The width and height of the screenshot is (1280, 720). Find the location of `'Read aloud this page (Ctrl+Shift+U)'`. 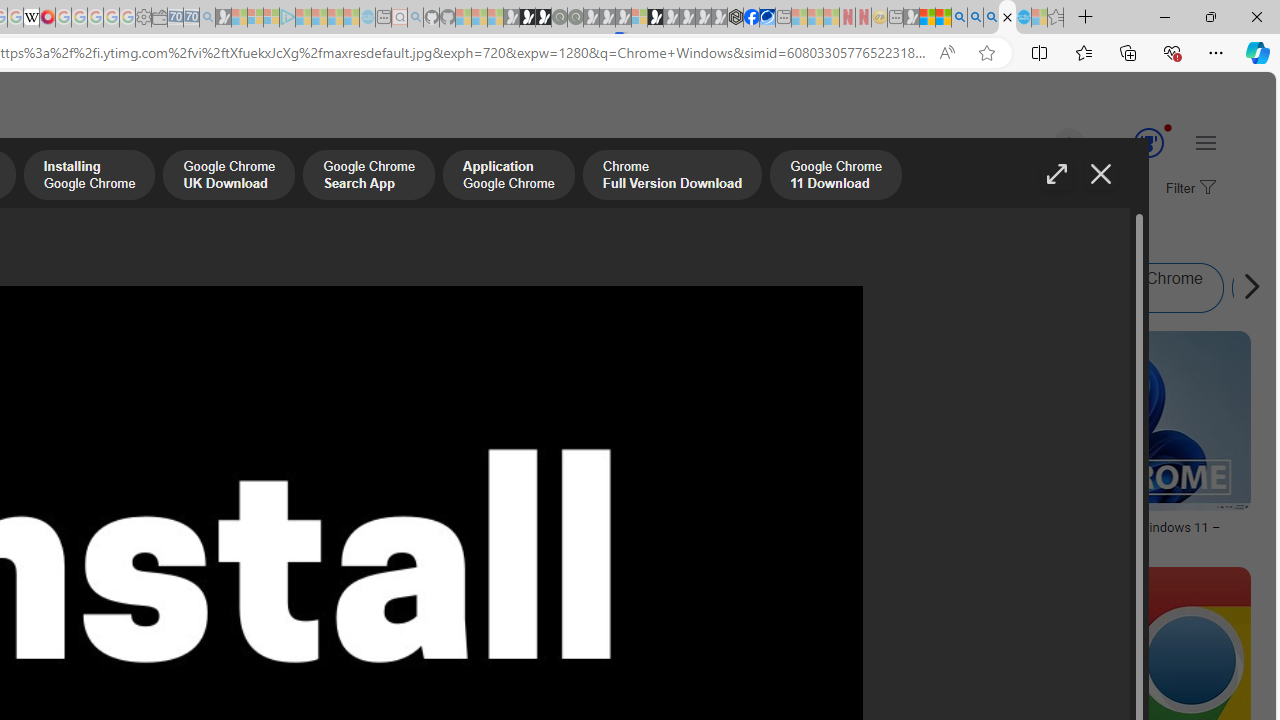

'Read aloud this page (Ctrl+Shift+U)' is located at coordinates (945, 52).